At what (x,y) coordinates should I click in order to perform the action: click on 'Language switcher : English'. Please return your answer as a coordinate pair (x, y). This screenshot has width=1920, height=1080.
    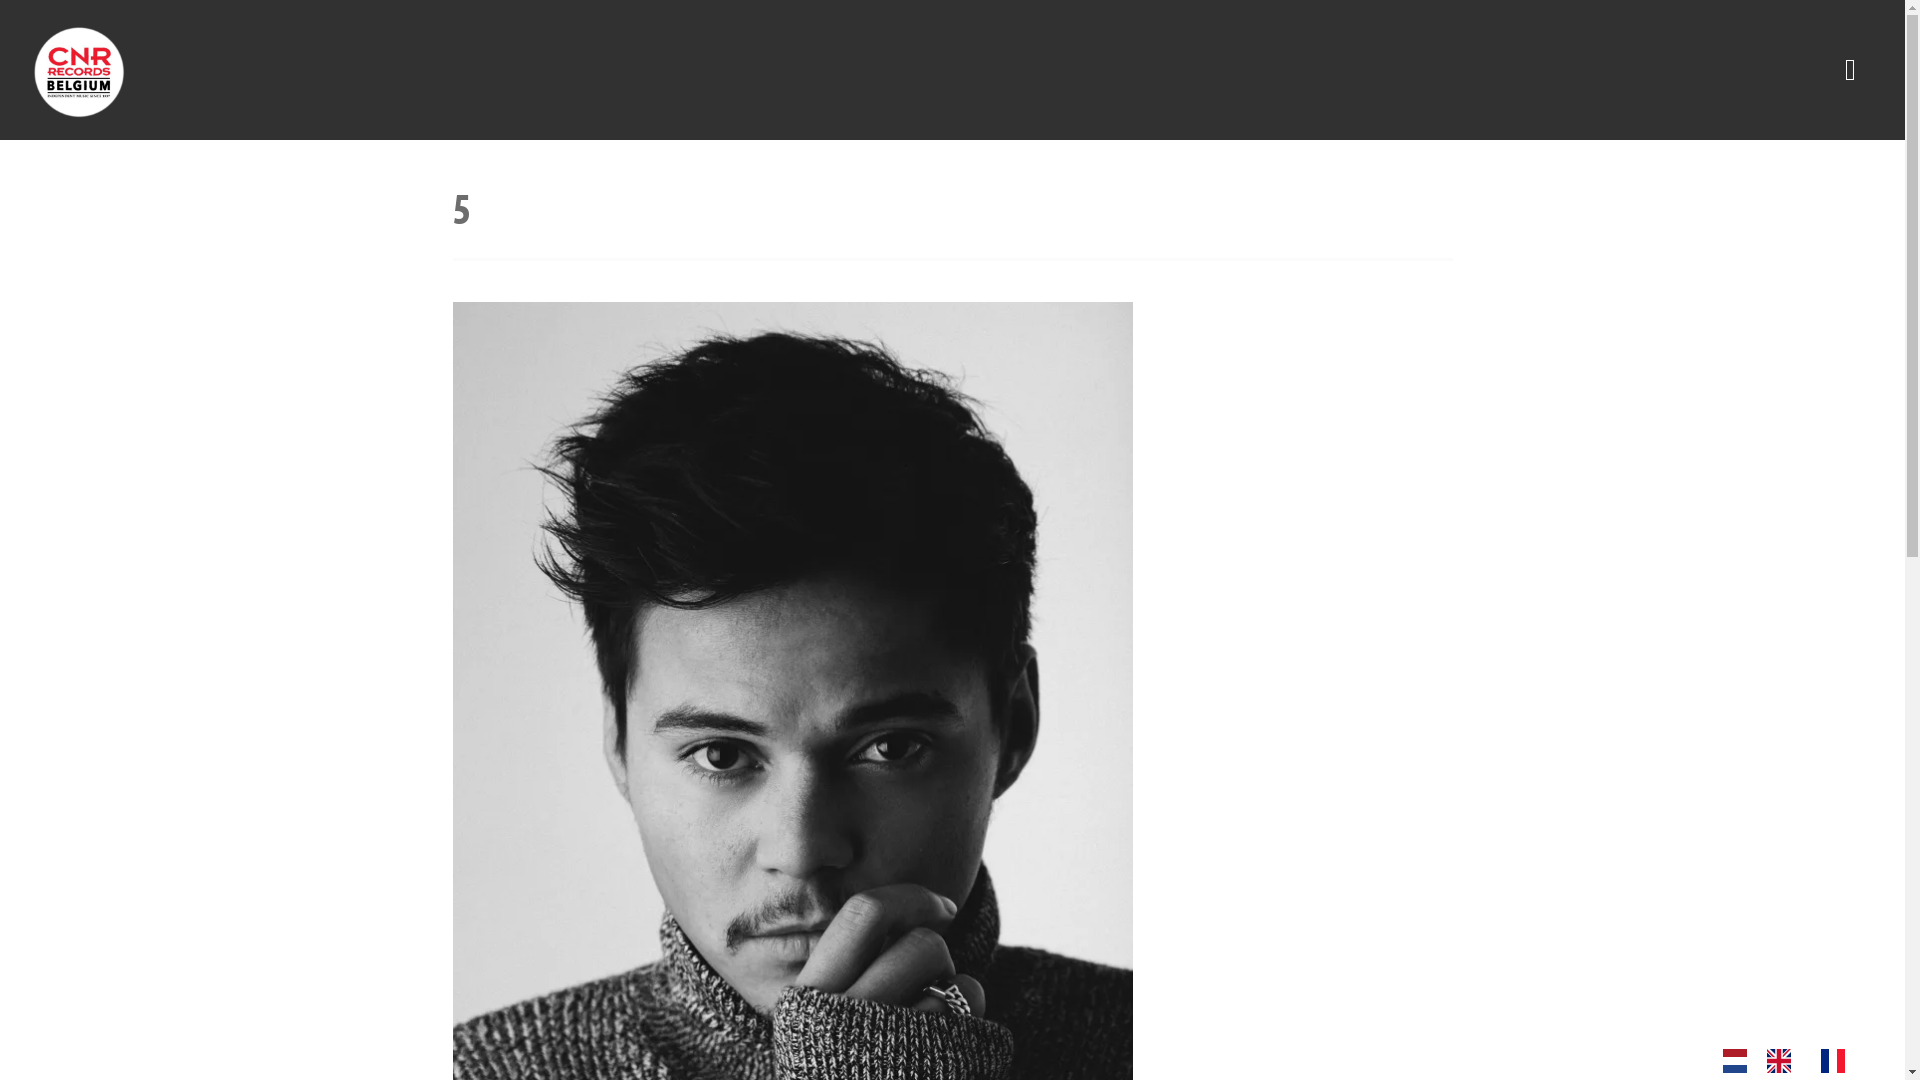
    Looking at the image, I should click on (1784, 1058).